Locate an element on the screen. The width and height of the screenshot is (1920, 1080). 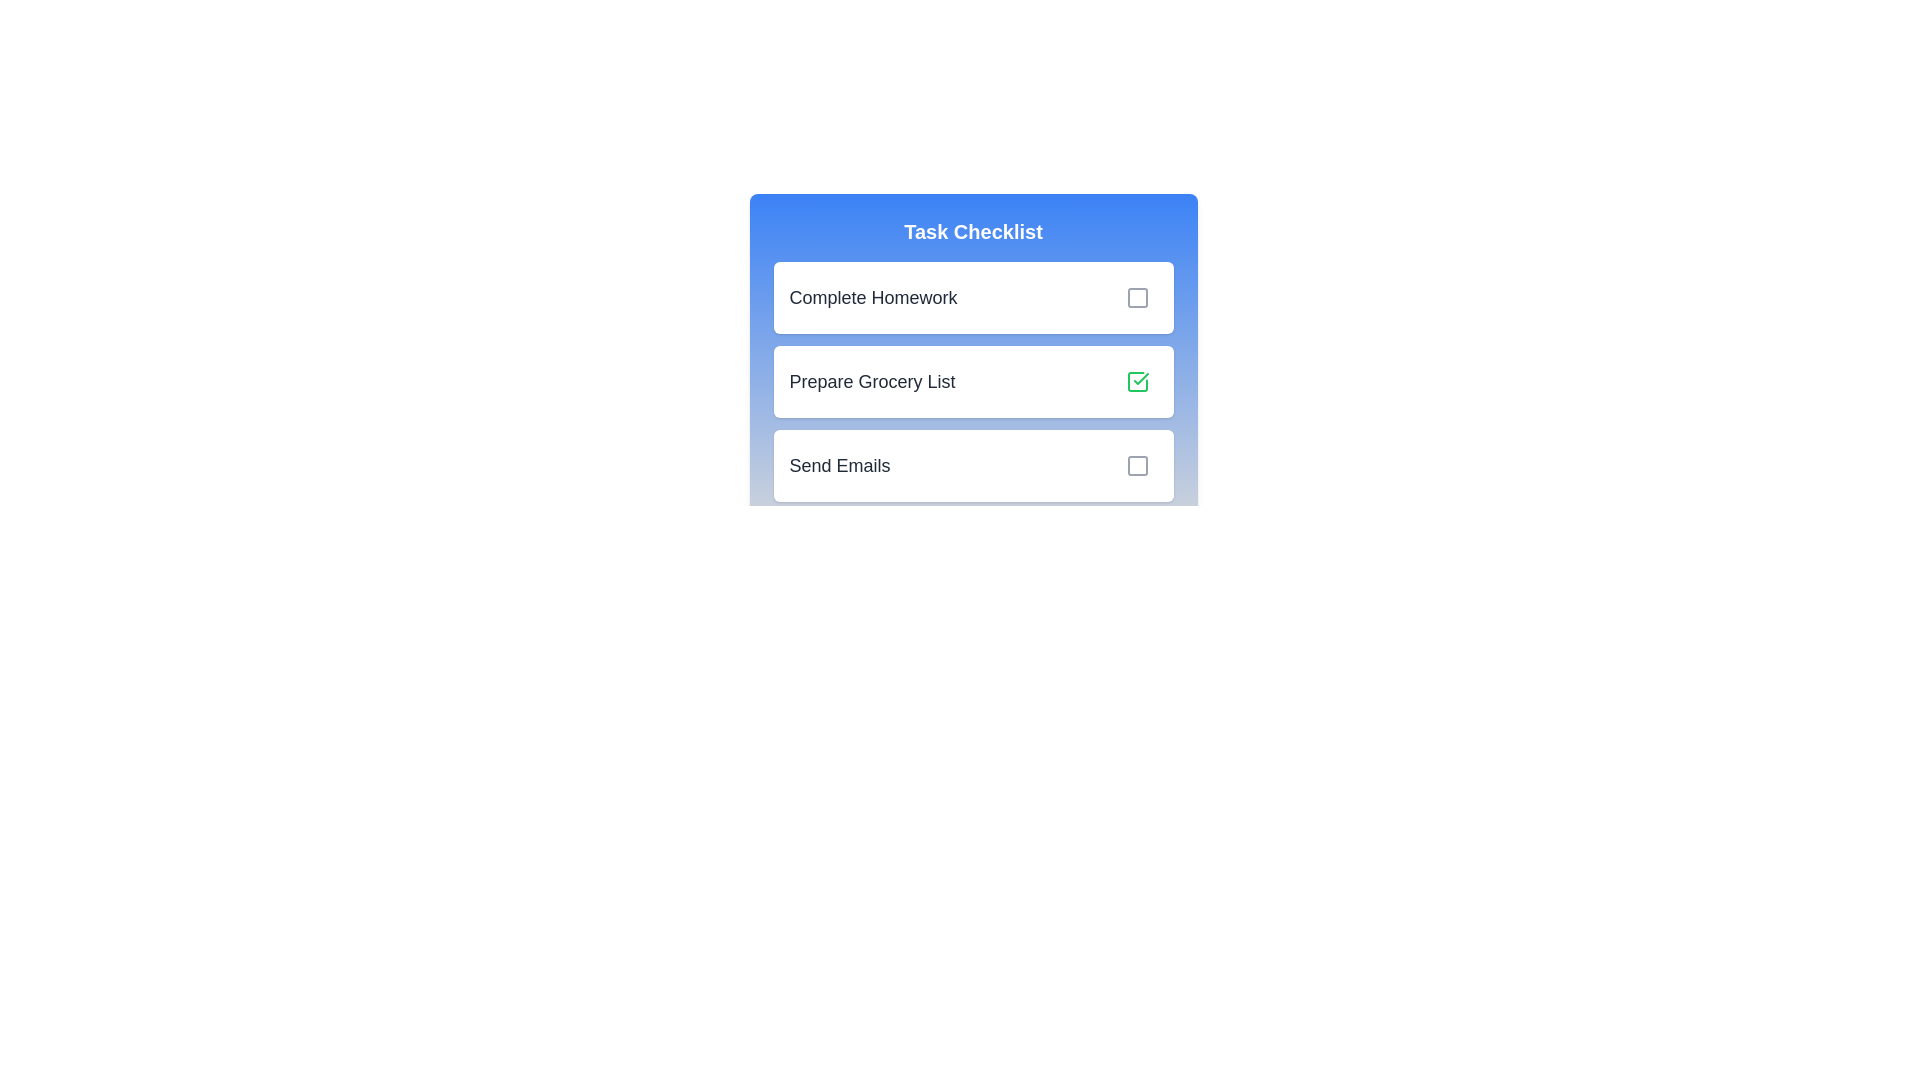
the button corresponding to Send Emails is located at coordinates (1137, 466).